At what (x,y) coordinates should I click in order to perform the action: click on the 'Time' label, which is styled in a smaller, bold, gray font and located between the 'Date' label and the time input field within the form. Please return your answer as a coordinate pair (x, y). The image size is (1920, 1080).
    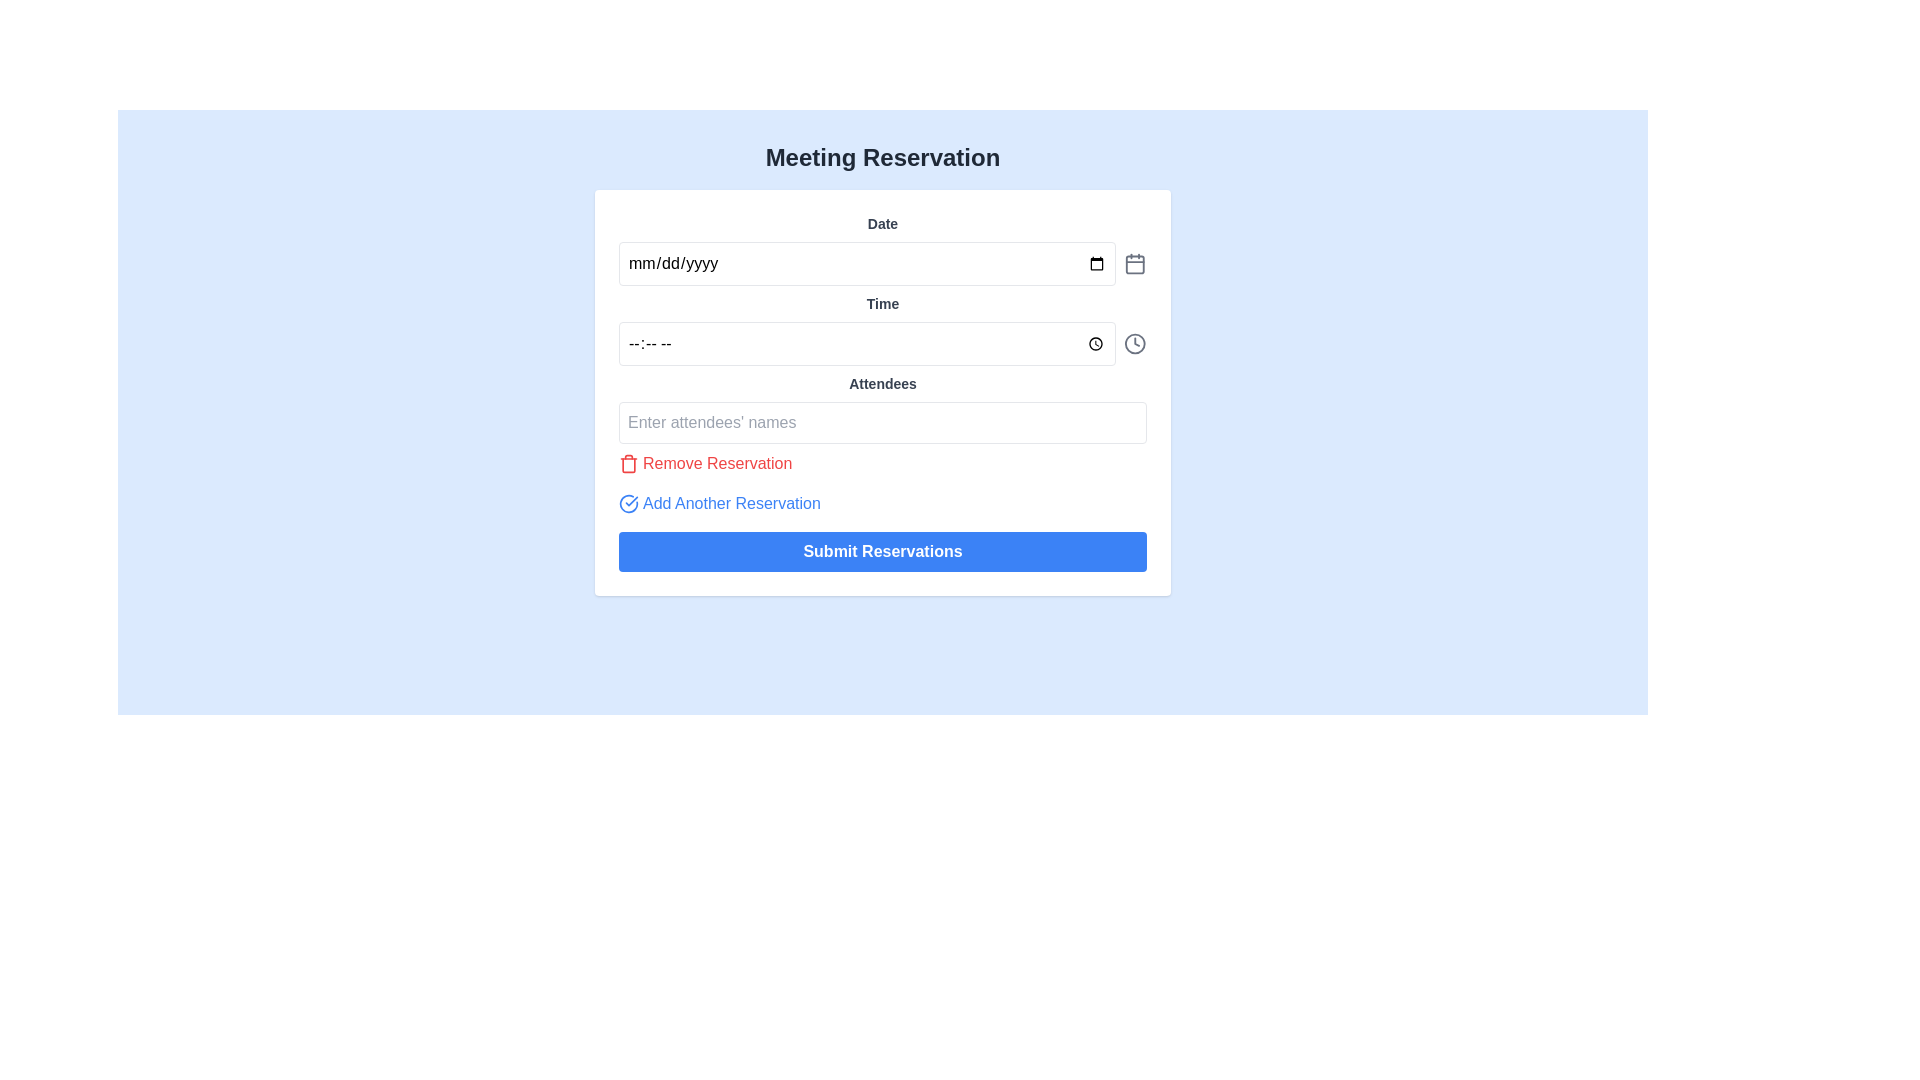
    Looking at the image, I should click on (882, 304).